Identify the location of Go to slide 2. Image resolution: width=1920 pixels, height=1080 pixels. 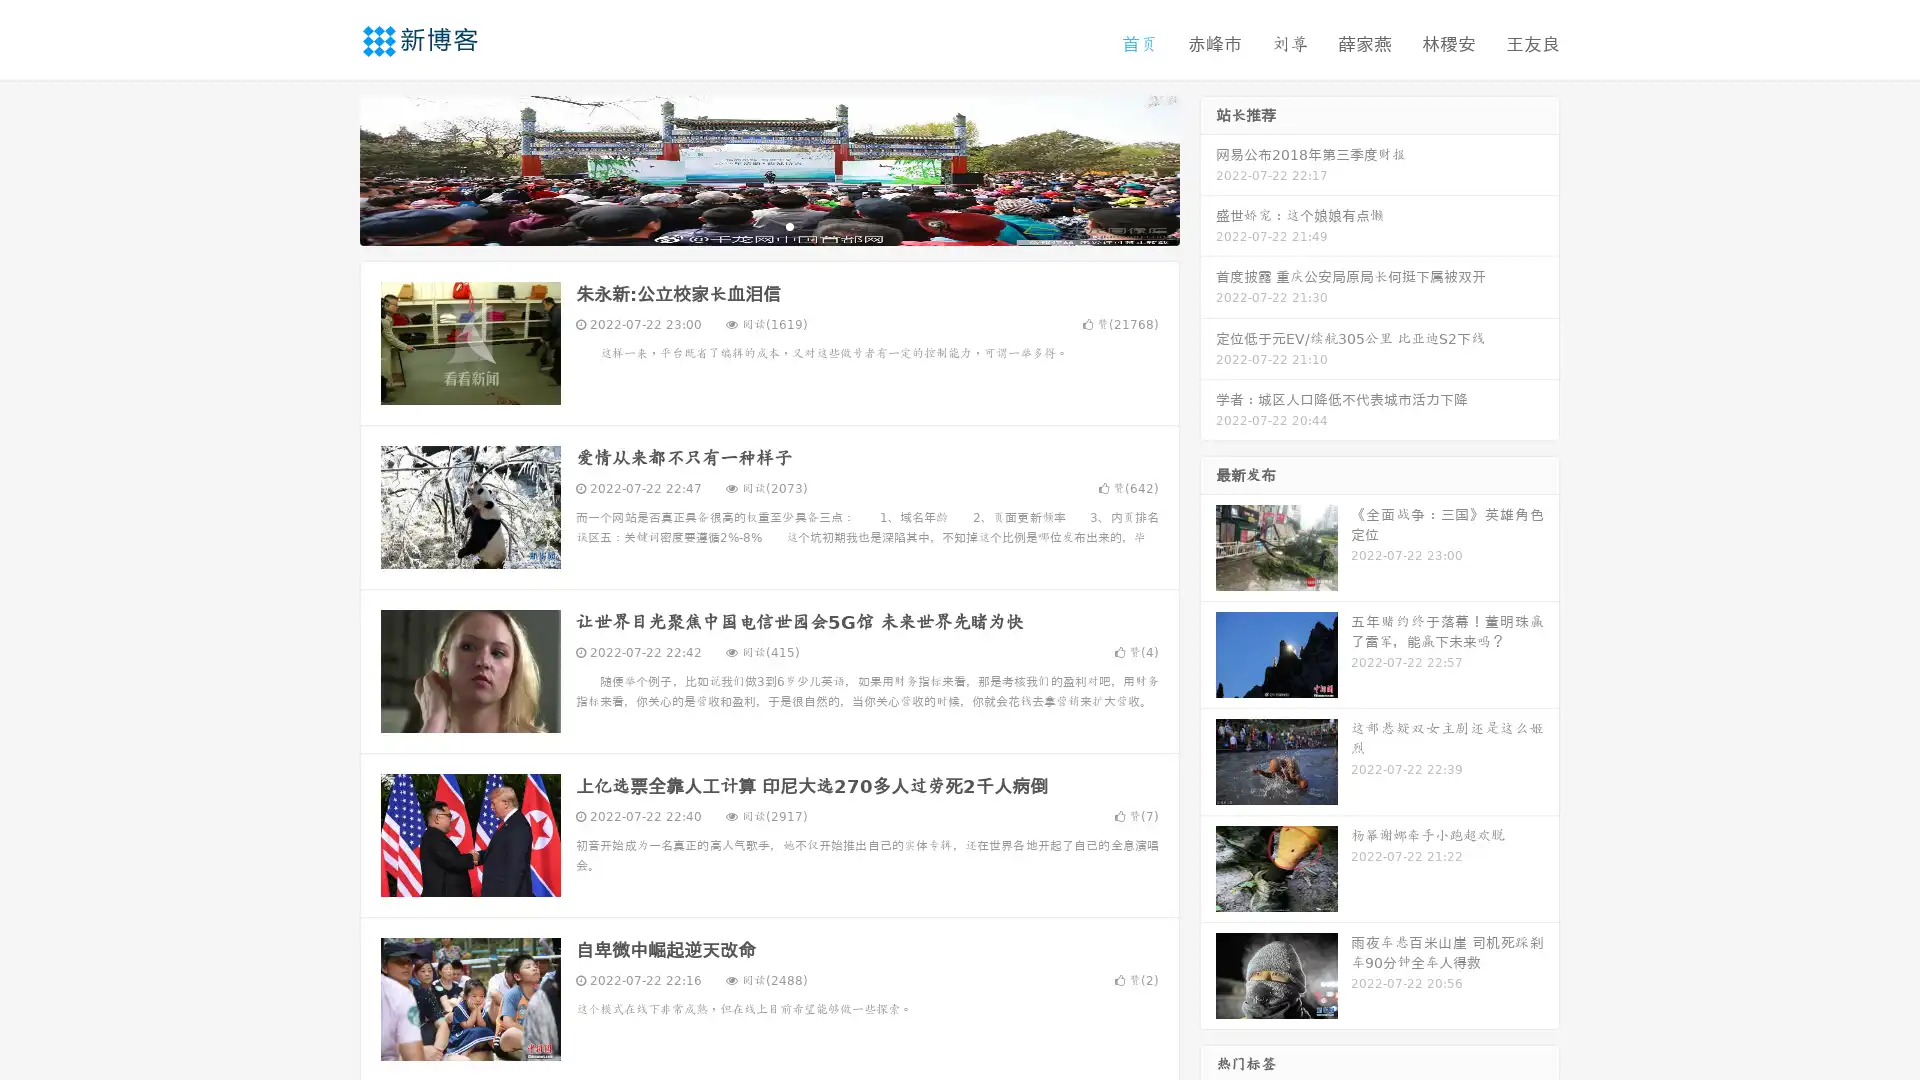
(768, 225).